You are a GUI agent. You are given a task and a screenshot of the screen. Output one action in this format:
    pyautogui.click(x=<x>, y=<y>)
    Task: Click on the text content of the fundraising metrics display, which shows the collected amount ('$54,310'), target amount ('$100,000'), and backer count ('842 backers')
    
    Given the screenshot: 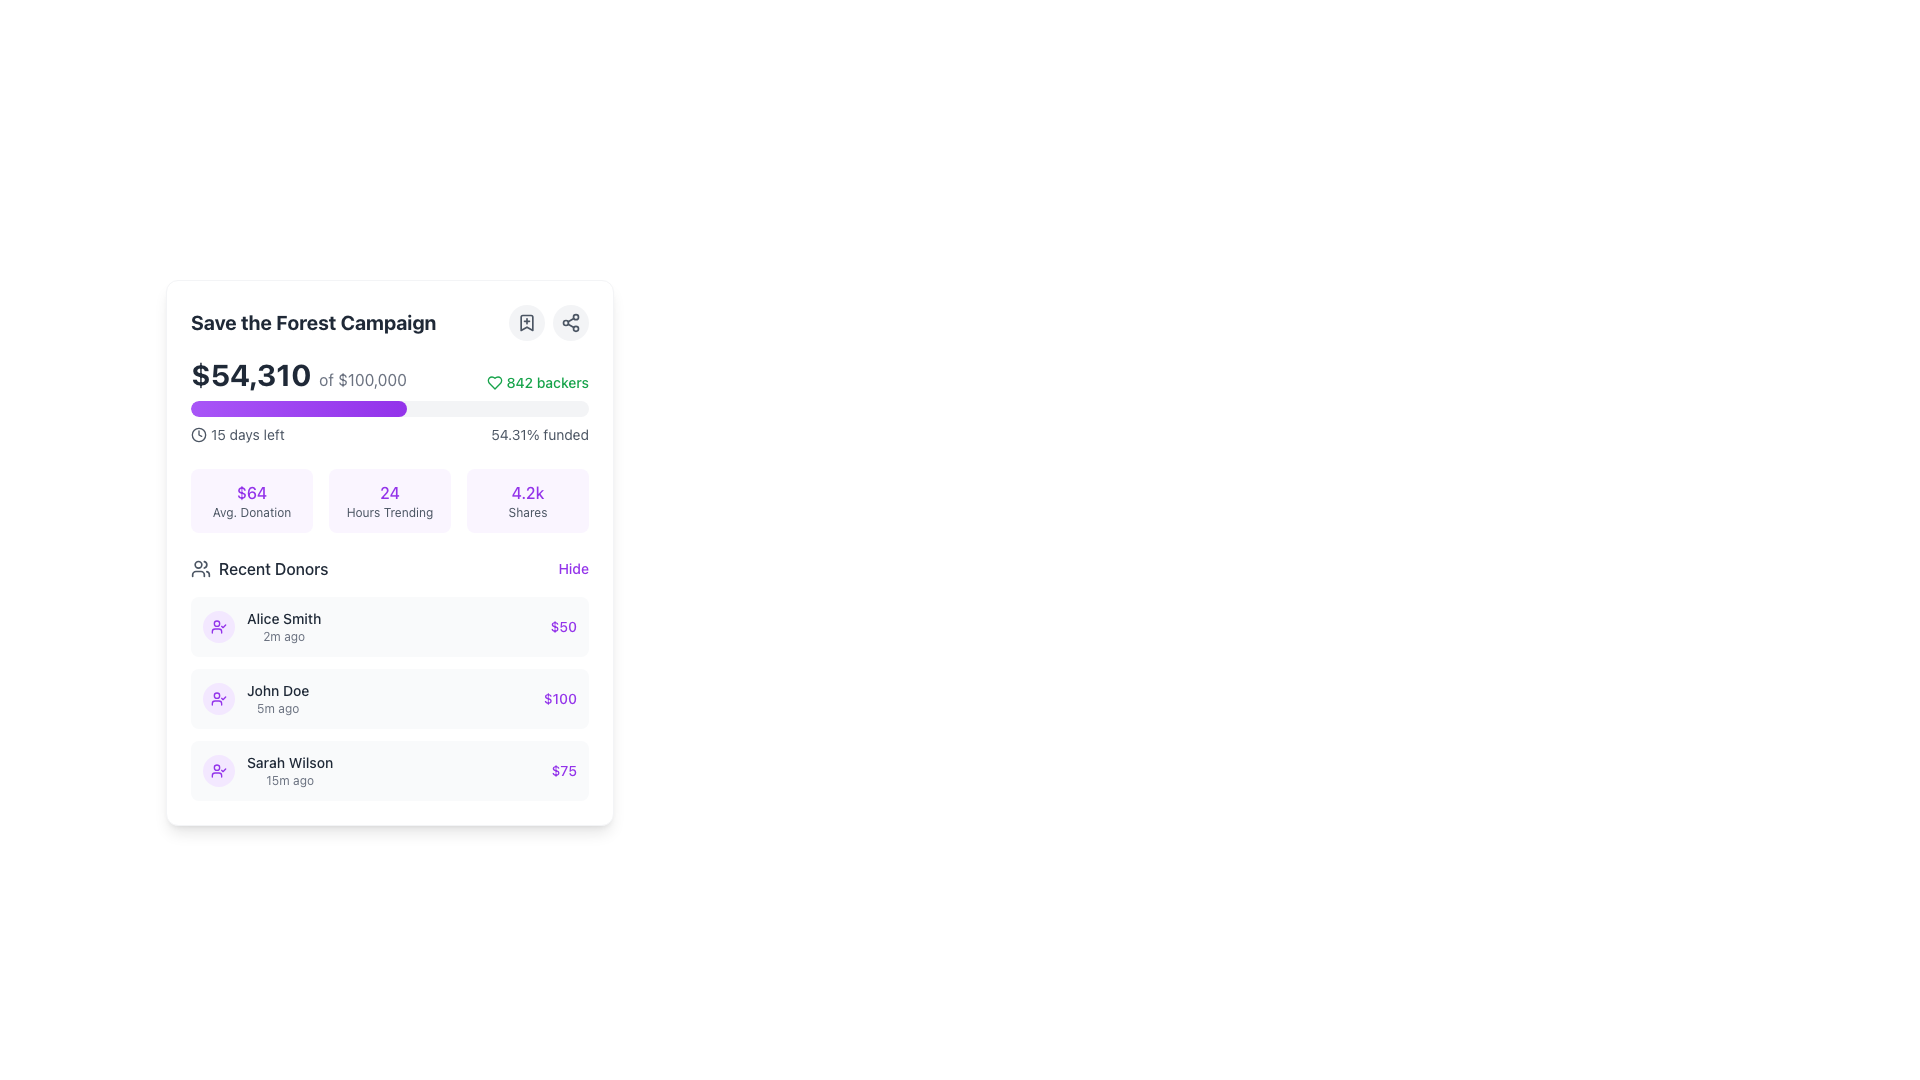 What is the action you would take?
    pyautogui.click(x=389, y=374)
    